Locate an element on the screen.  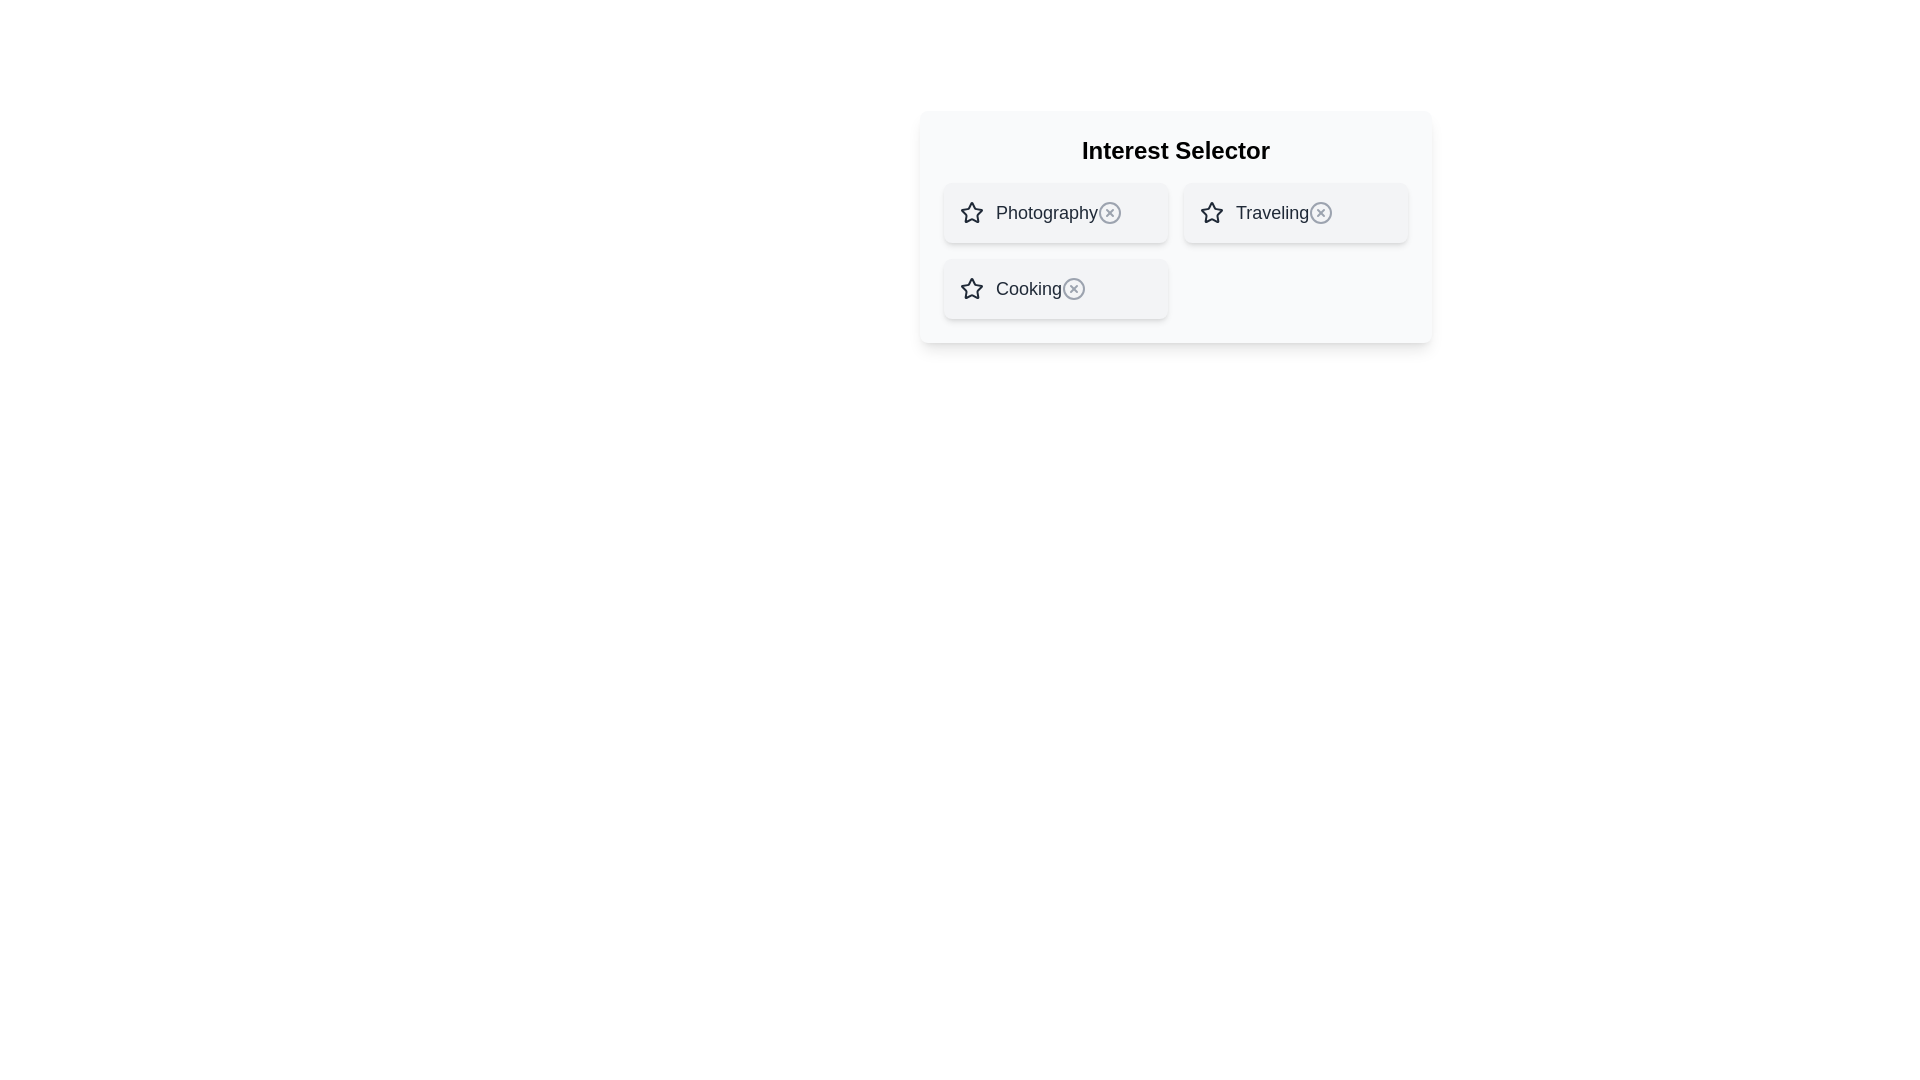
the item Cooking is located at coordinates (1055, 289).